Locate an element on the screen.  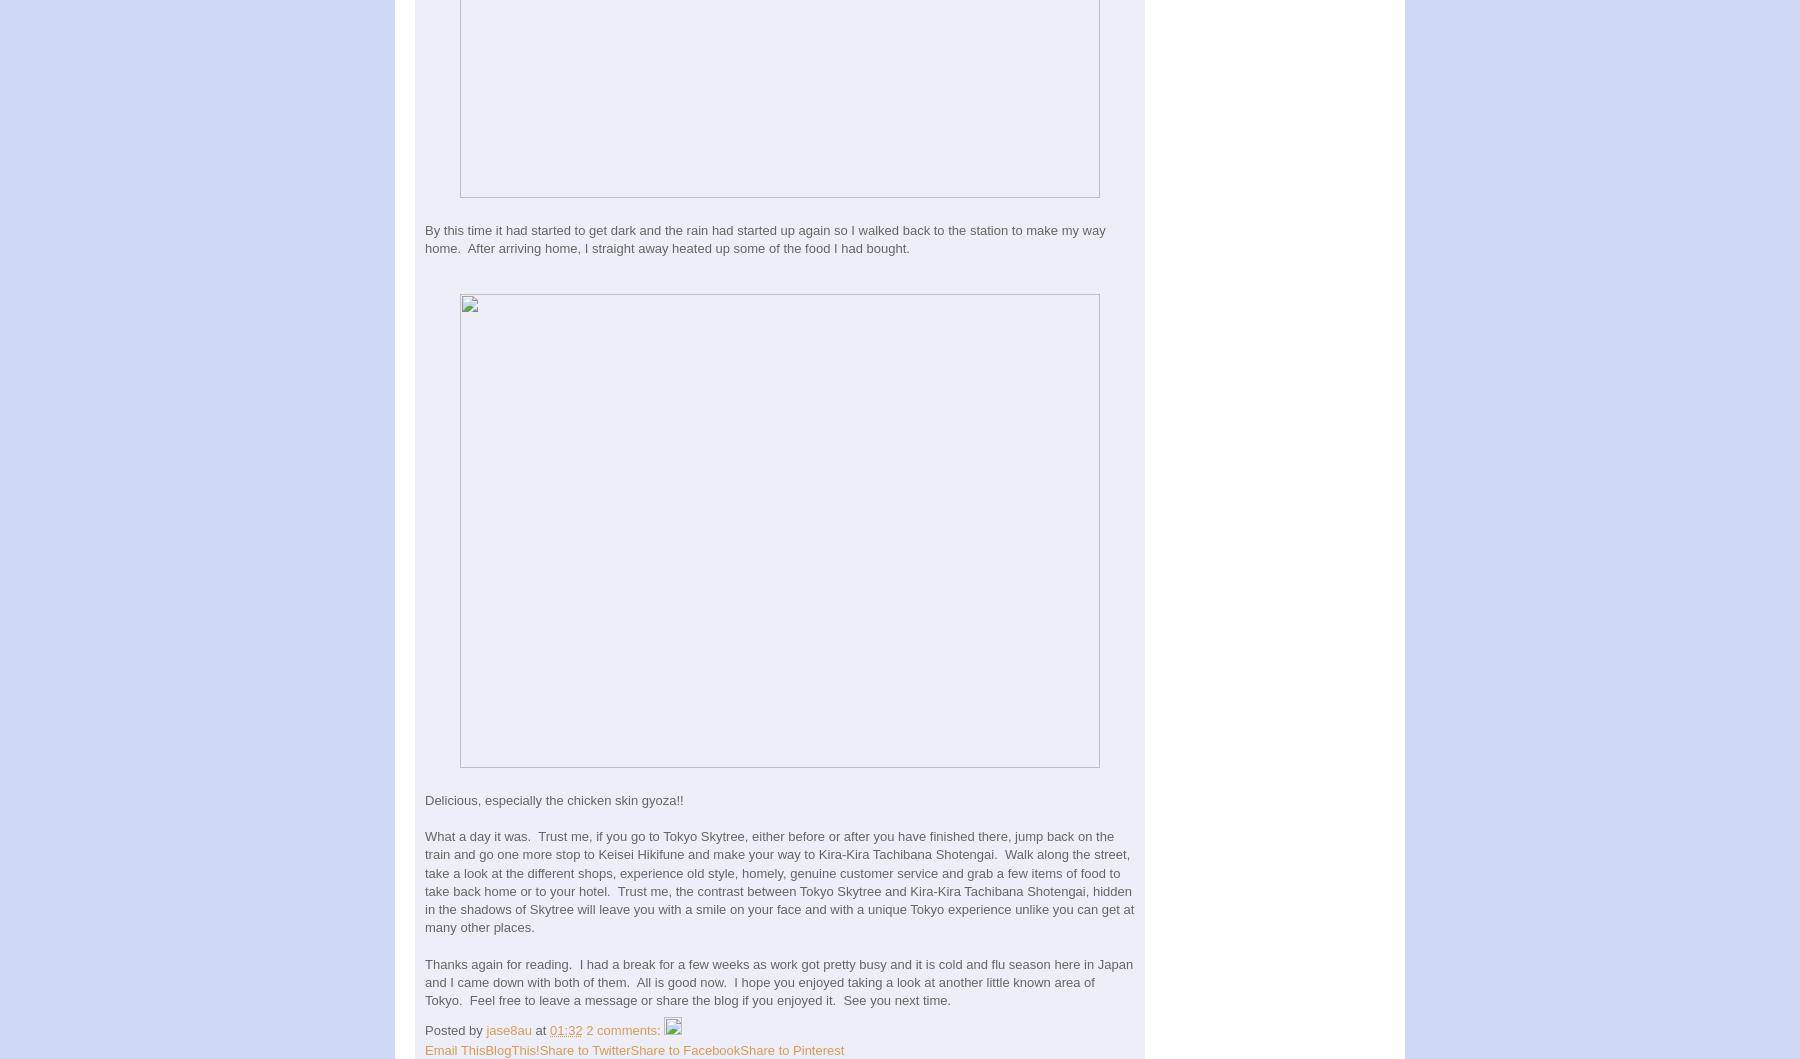
'jase8au' is located at coordinates (485, 1028).